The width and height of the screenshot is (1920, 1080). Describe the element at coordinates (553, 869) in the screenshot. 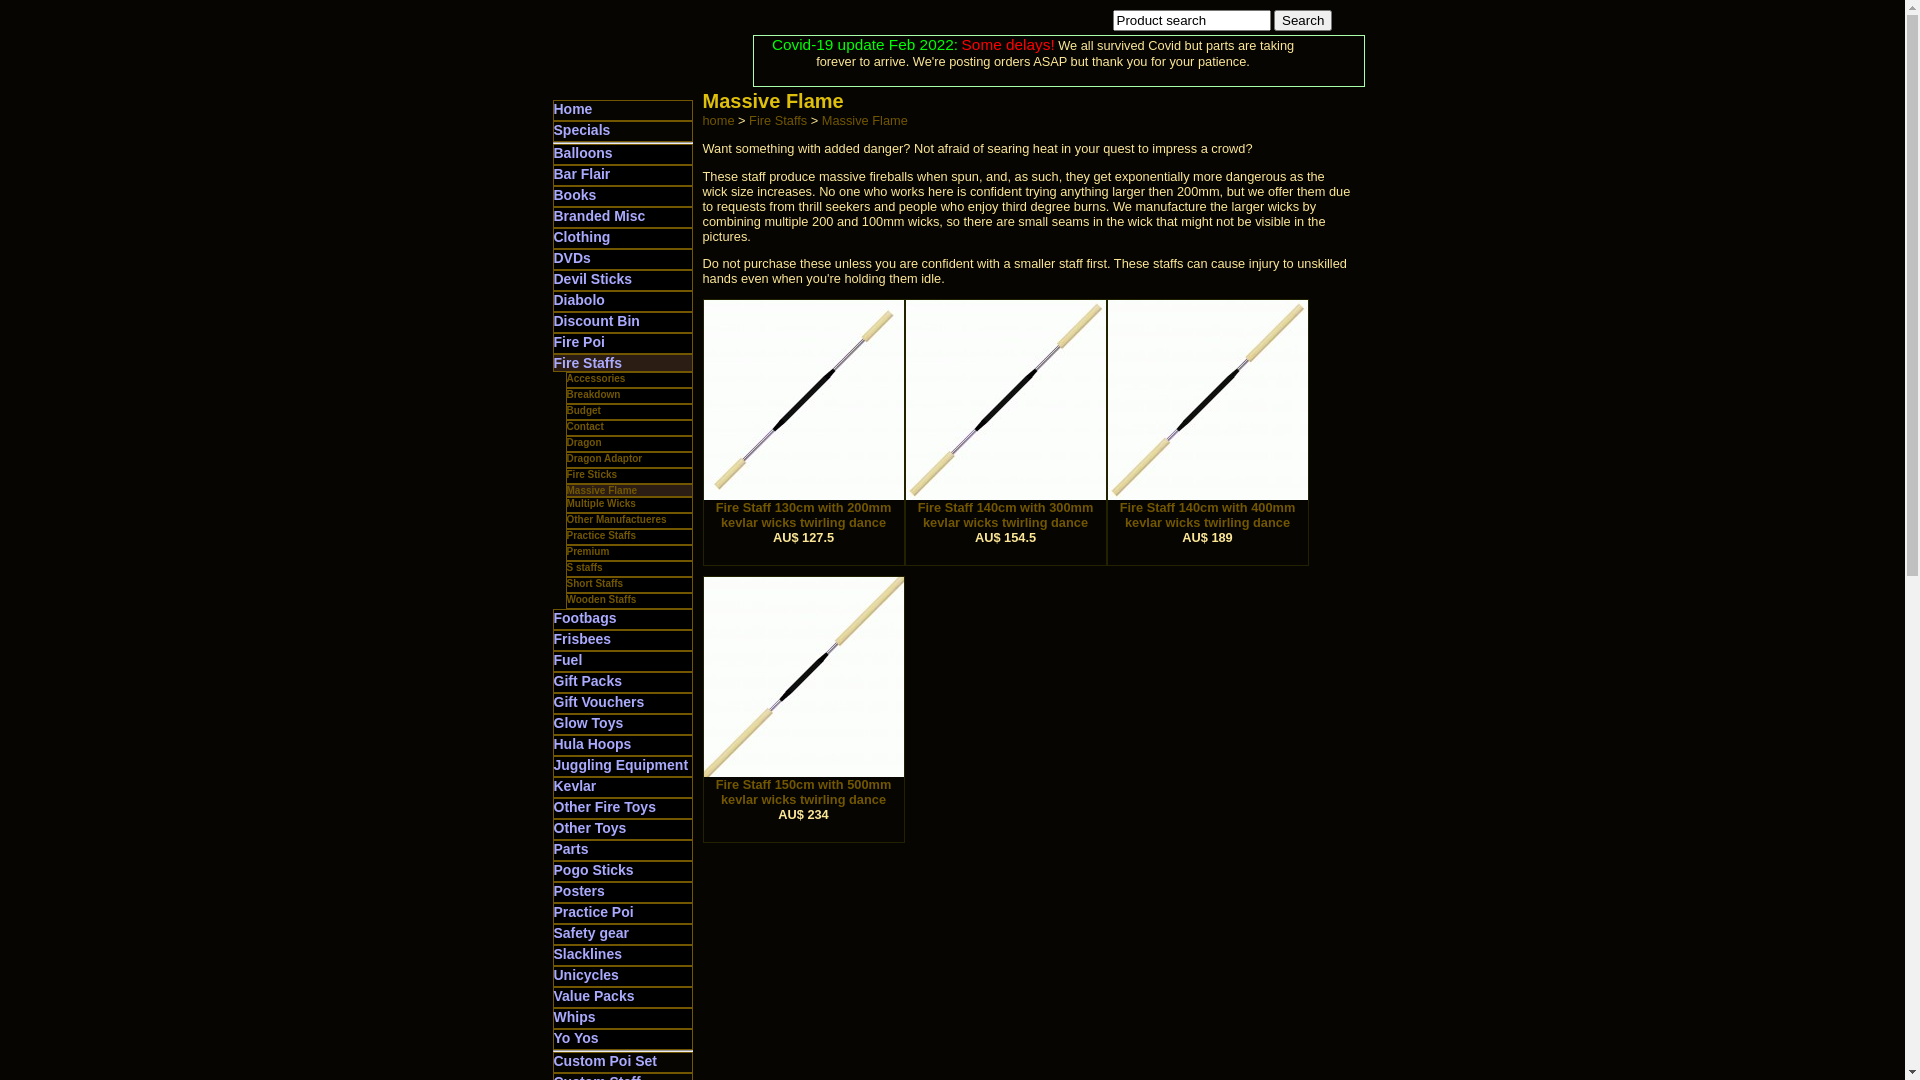

I see `'Pogo Sticks'` at that location.